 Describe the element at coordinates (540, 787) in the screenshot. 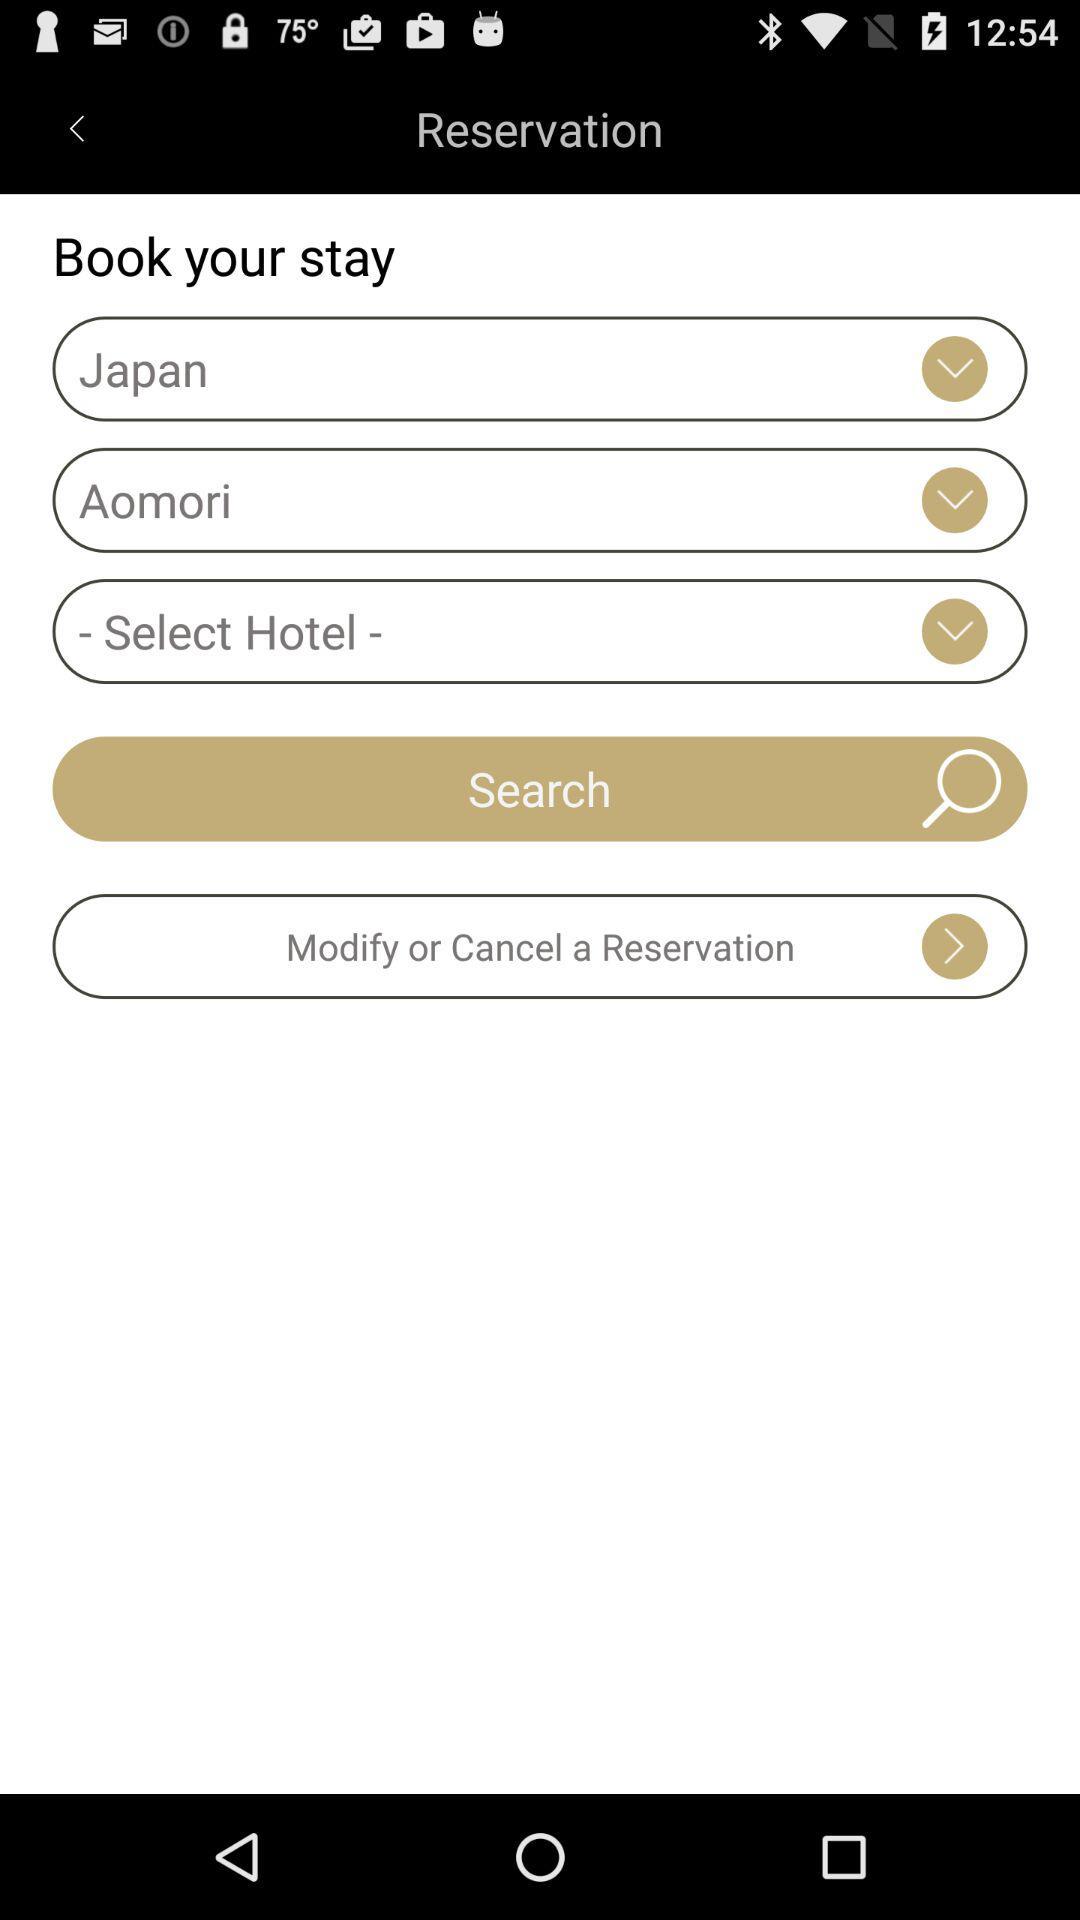

I see `the app below - select hotel -` at that location.